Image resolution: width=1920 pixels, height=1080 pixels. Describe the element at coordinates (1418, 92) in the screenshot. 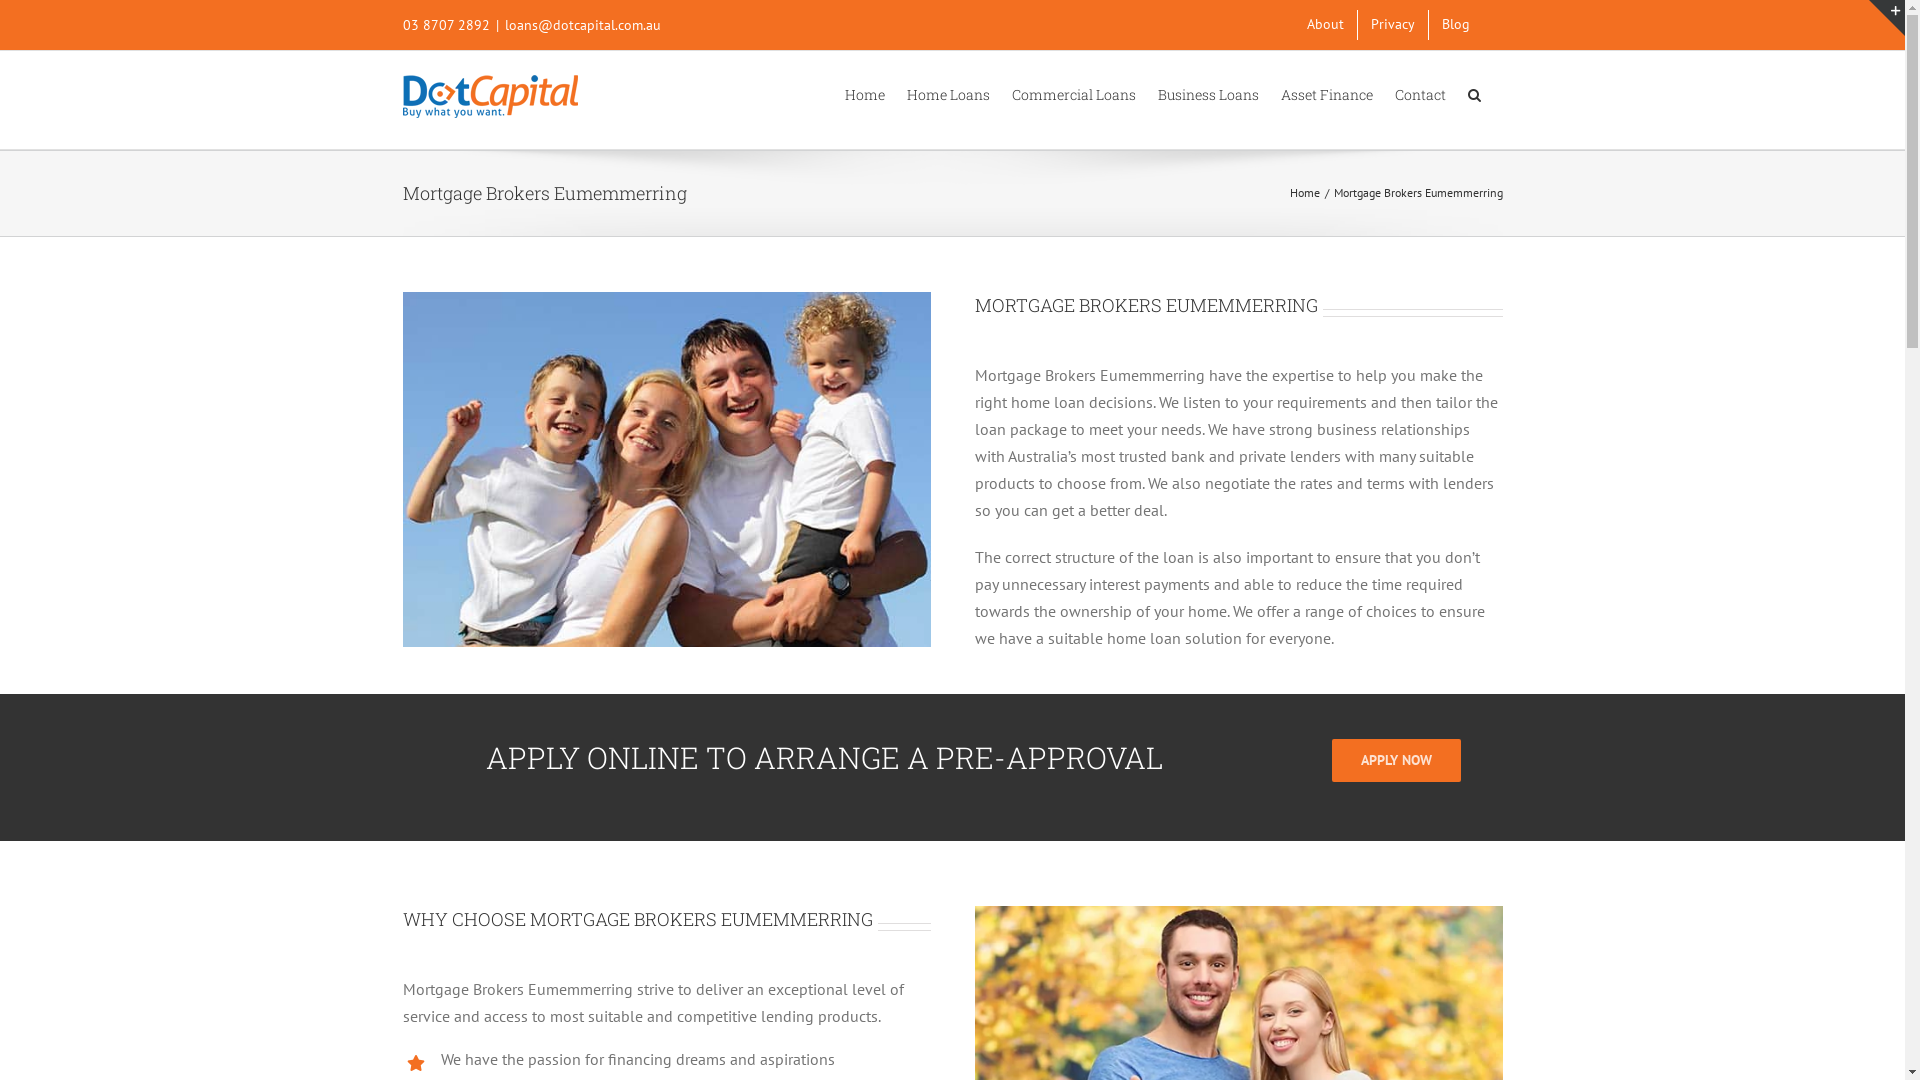

I see `'Contact'` at that location.